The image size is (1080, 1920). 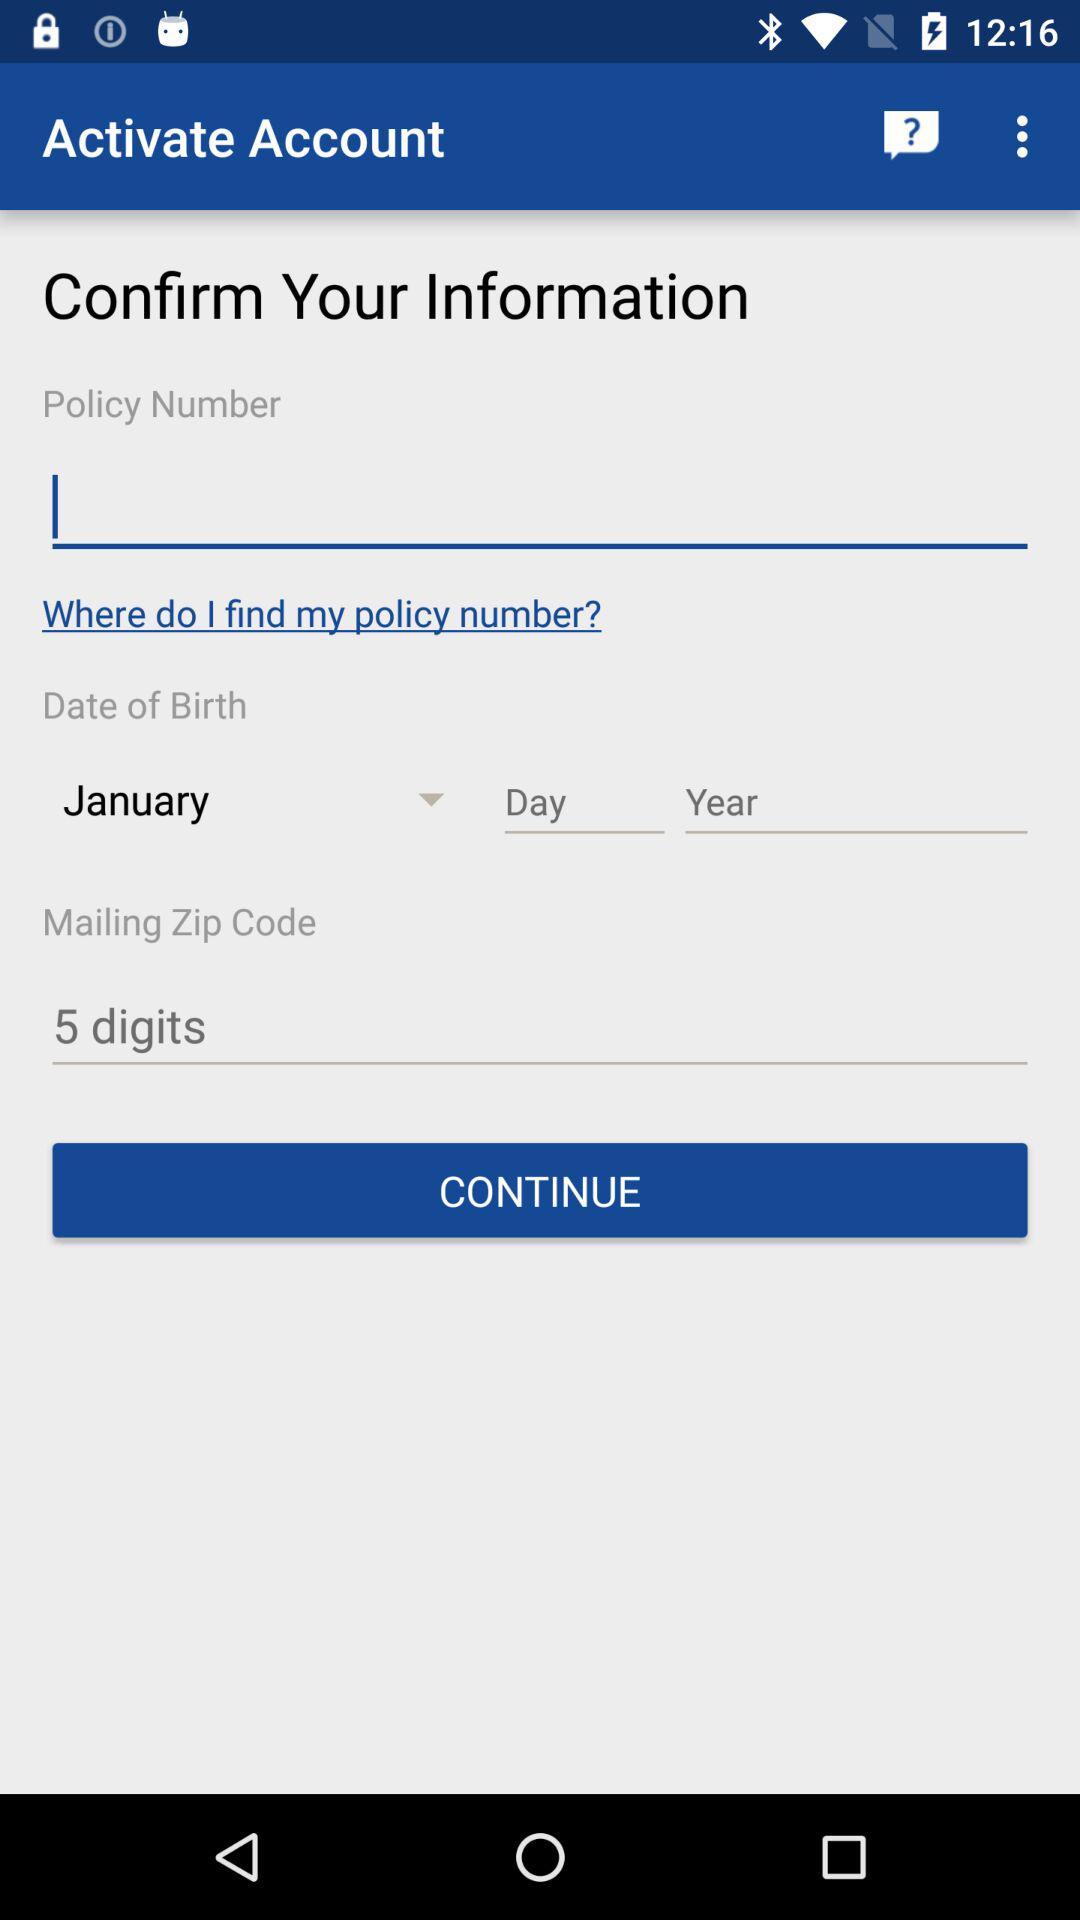 What do you see at coordinates (540, 507) in the screenshot?
I see `type in your policy number` at bounding box center [540, 507].